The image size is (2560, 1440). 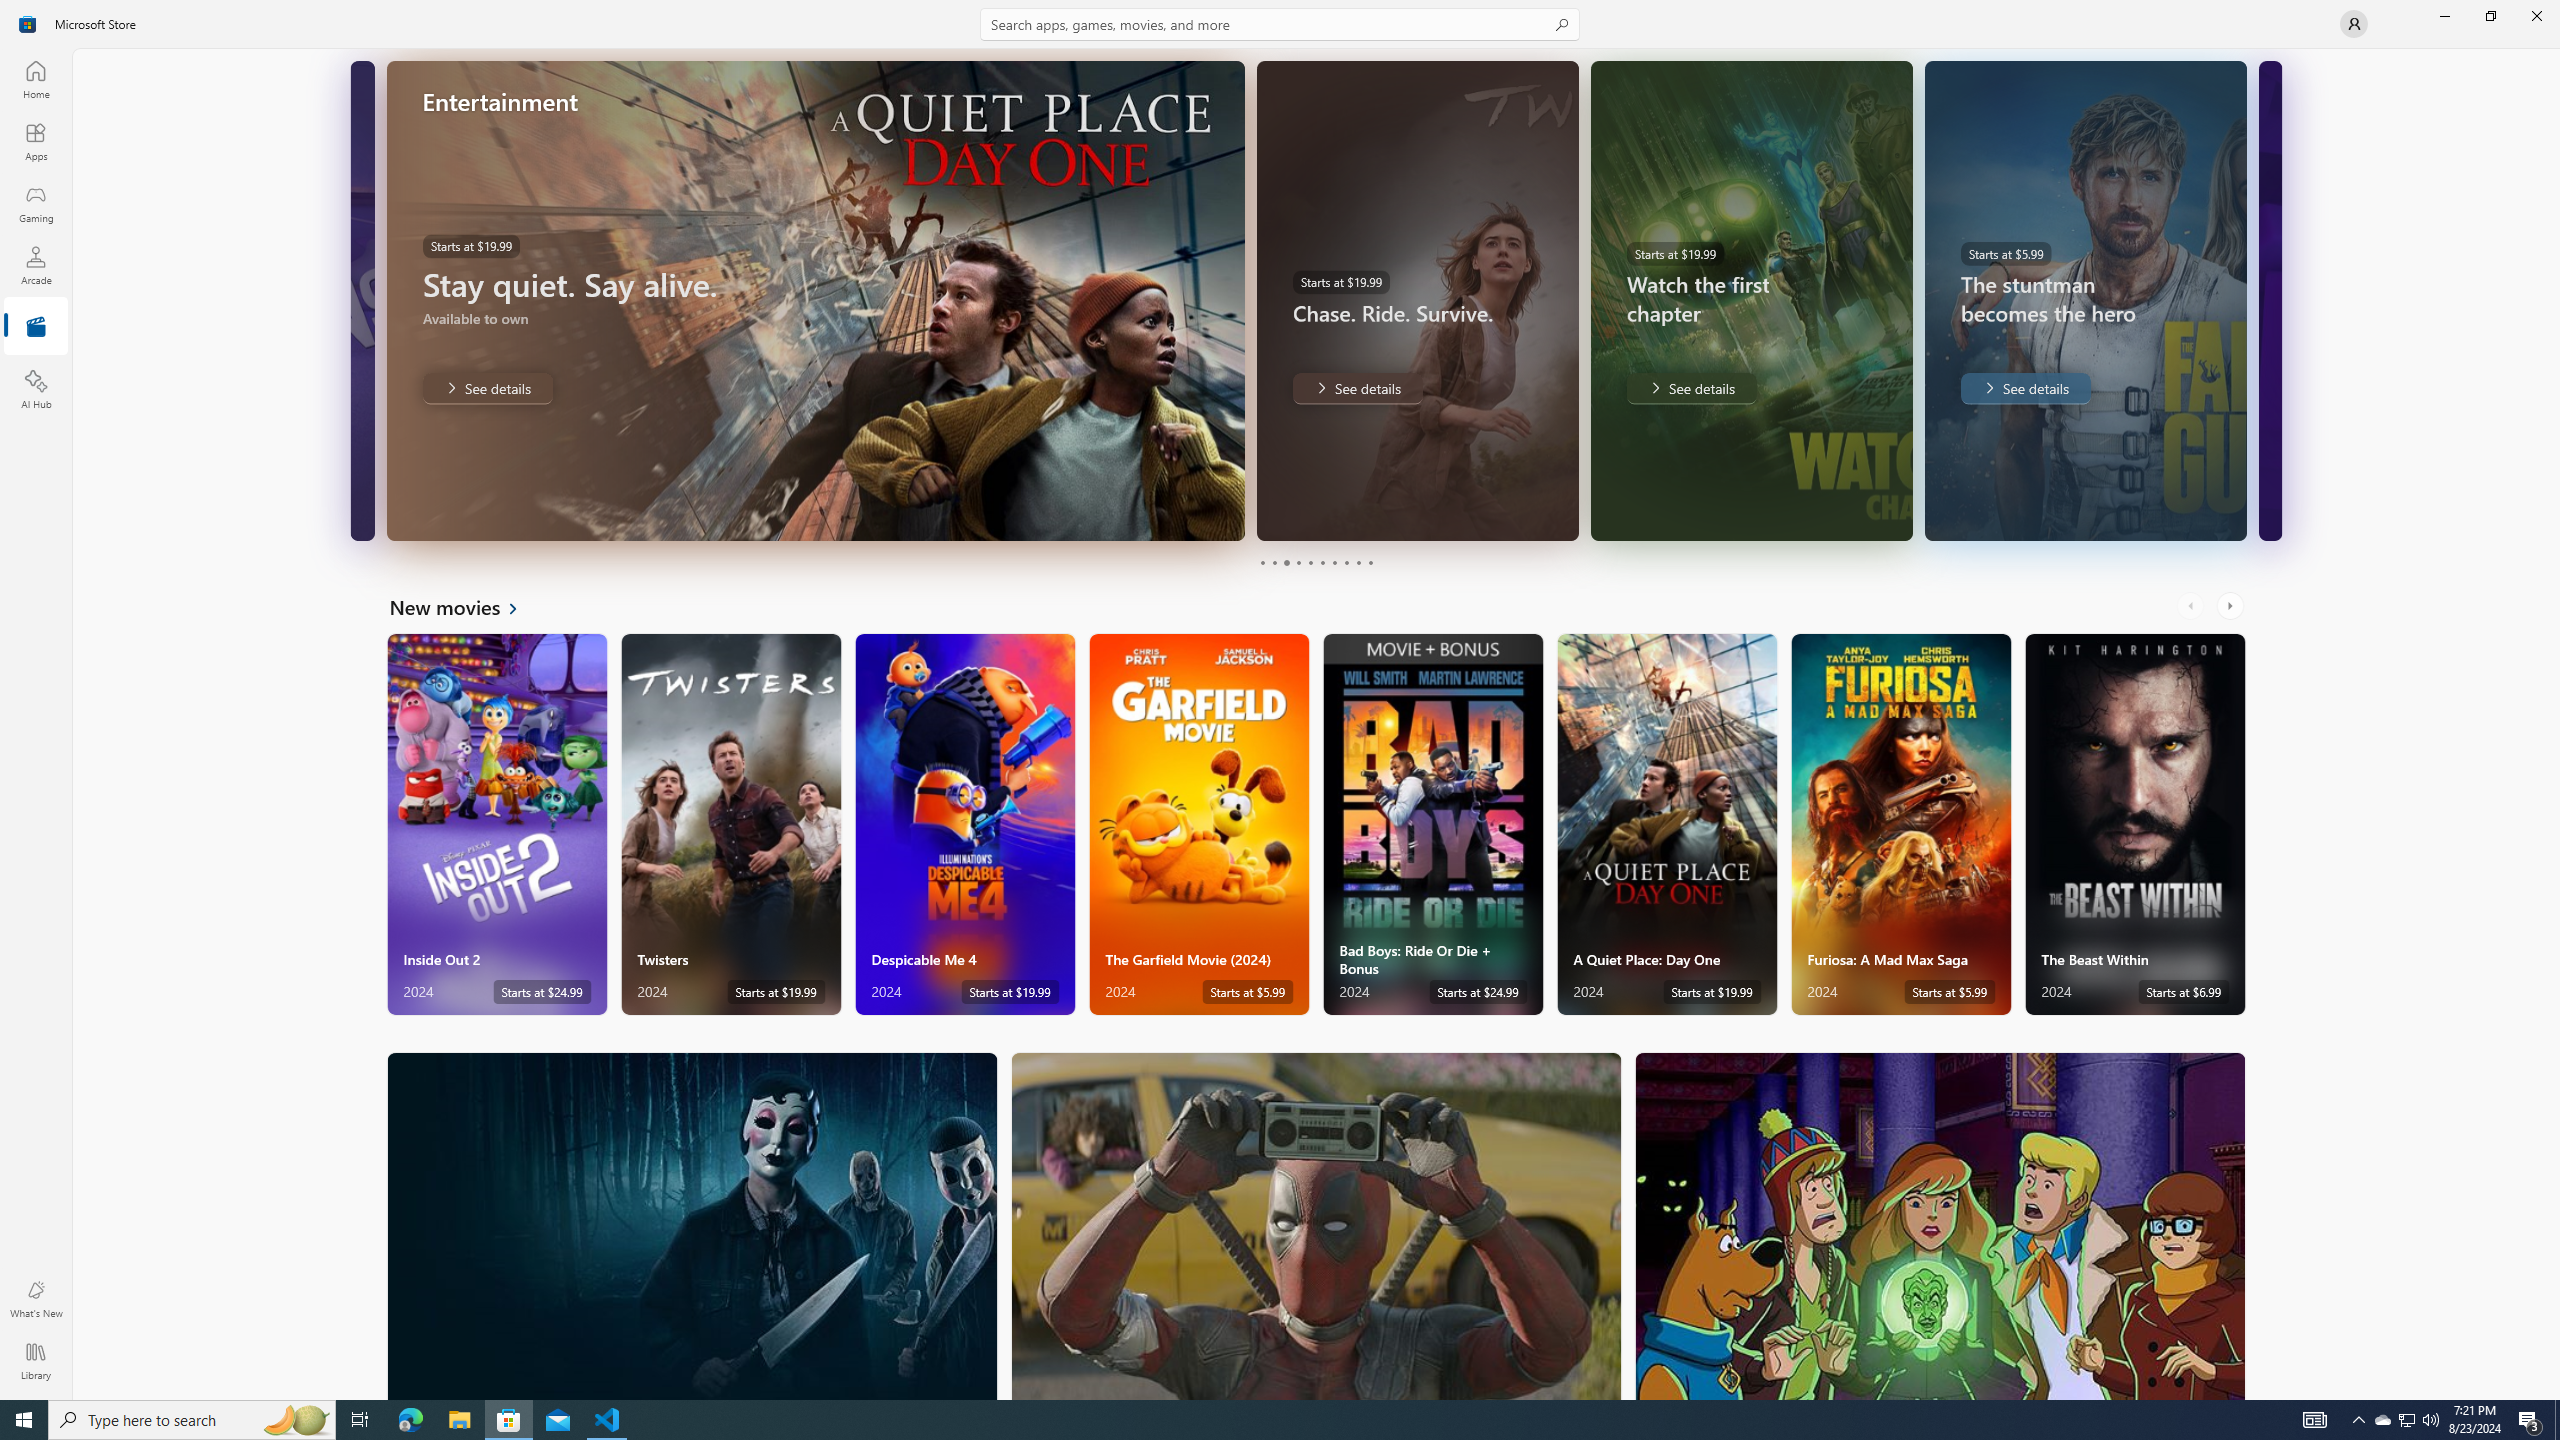 I want to click on 'Page 2', so click(x=1272, y=562).